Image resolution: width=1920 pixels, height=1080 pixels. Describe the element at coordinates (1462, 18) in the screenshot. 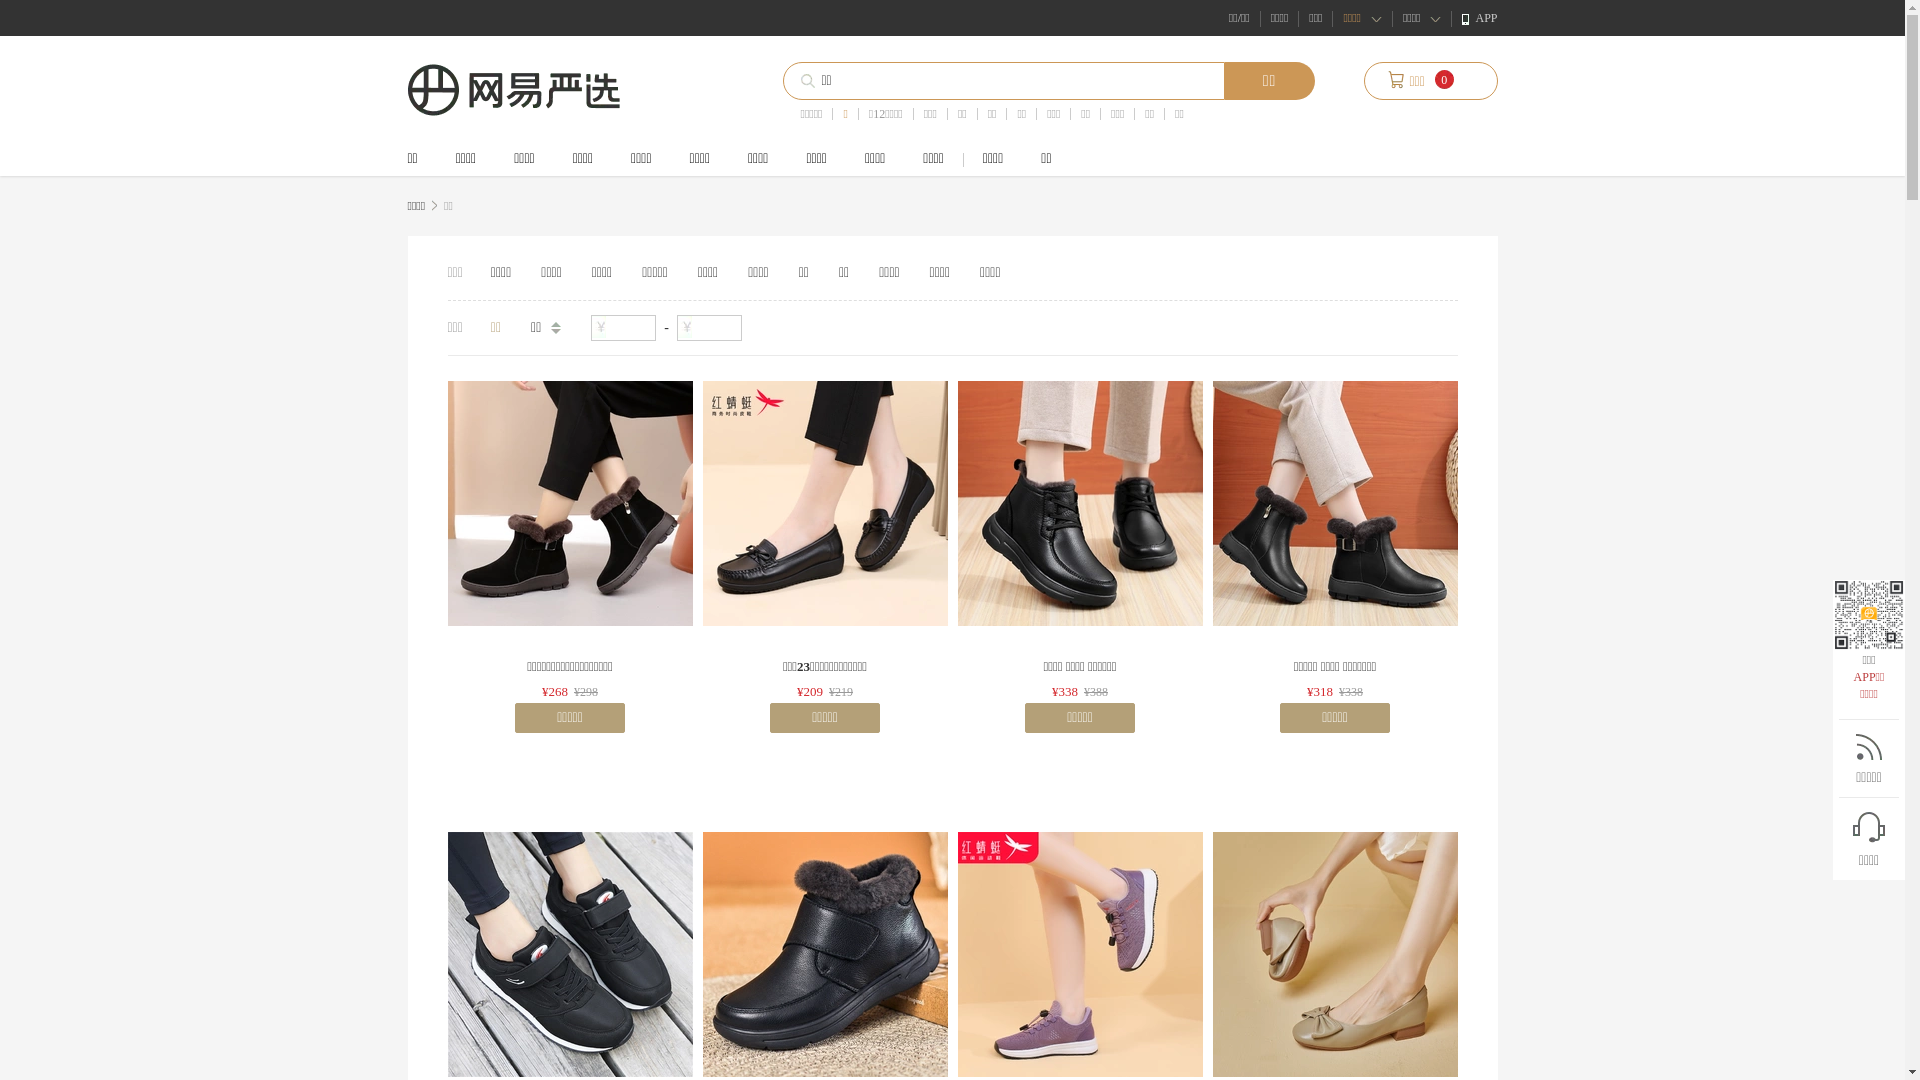

I see `'APP'` at that location.